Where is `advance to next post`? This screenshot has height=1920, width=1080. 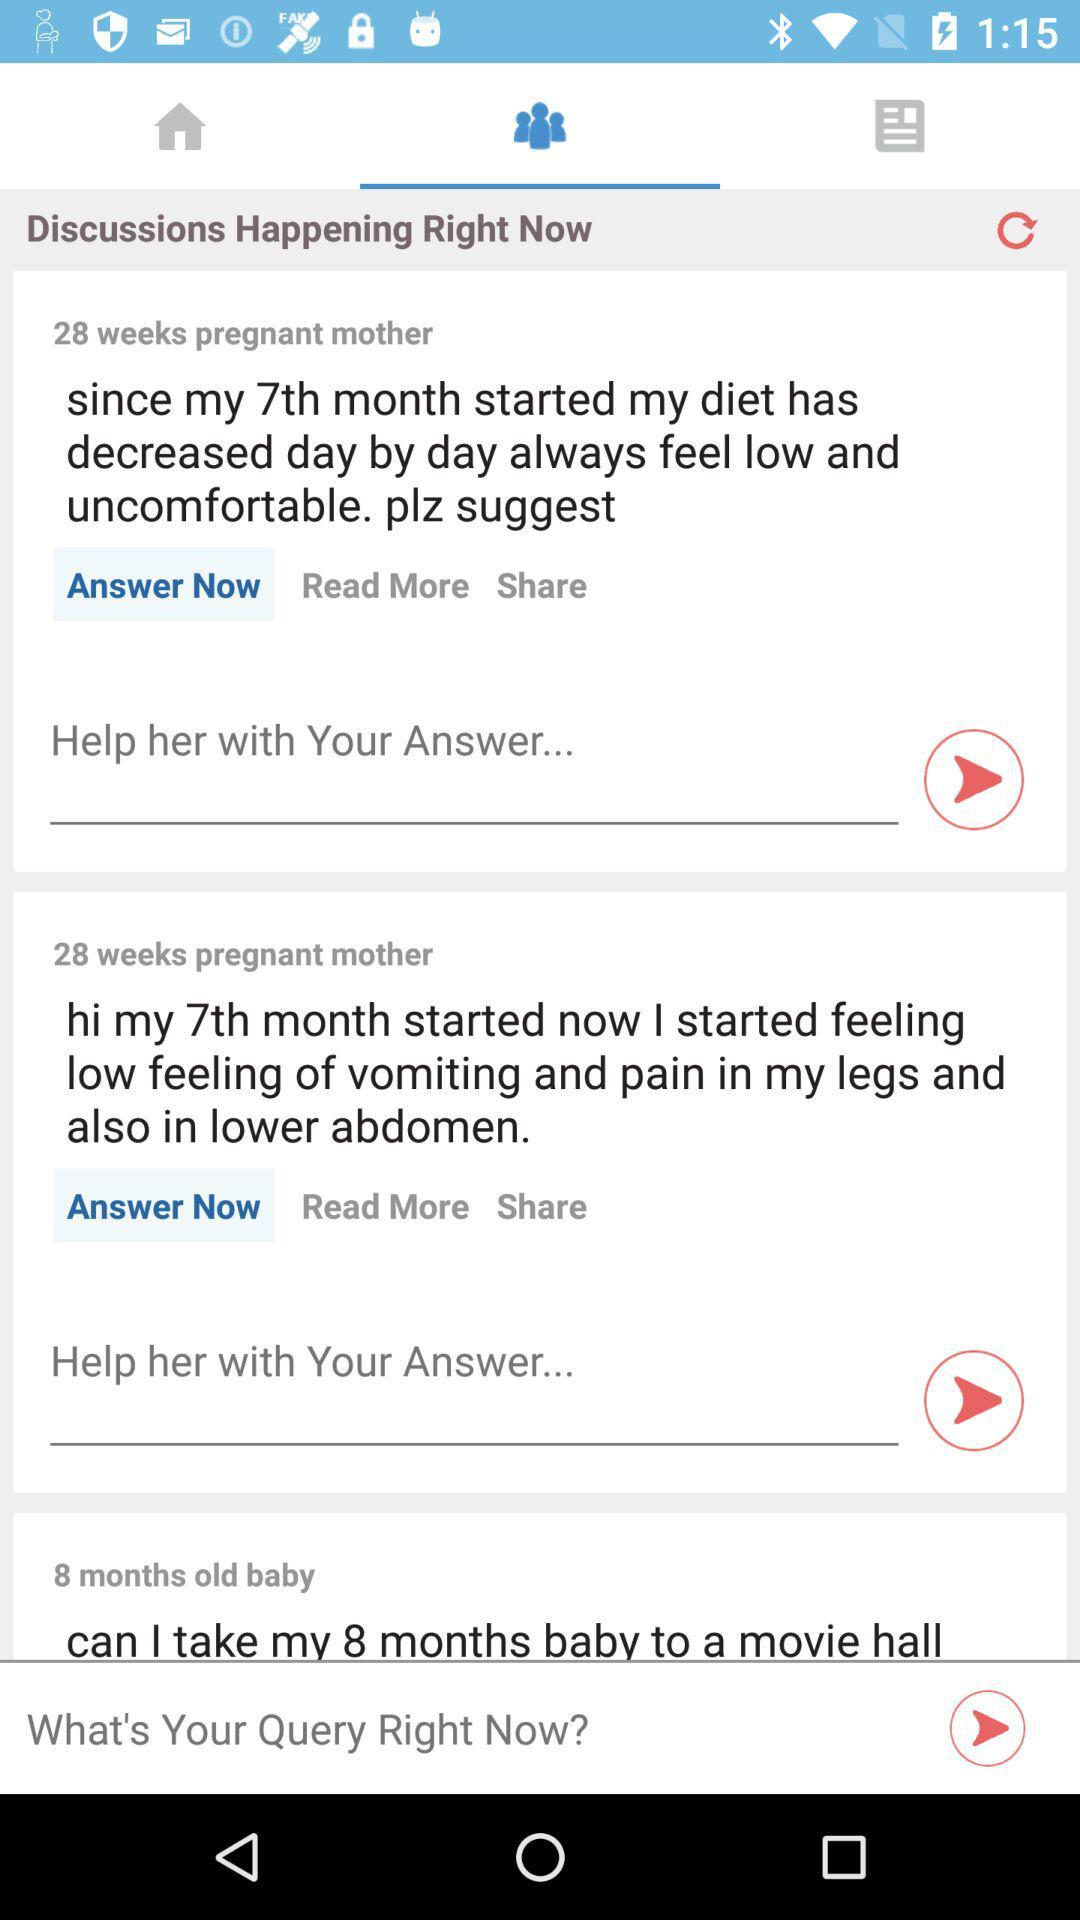
advance to next post is located at coordinates (973, 778).